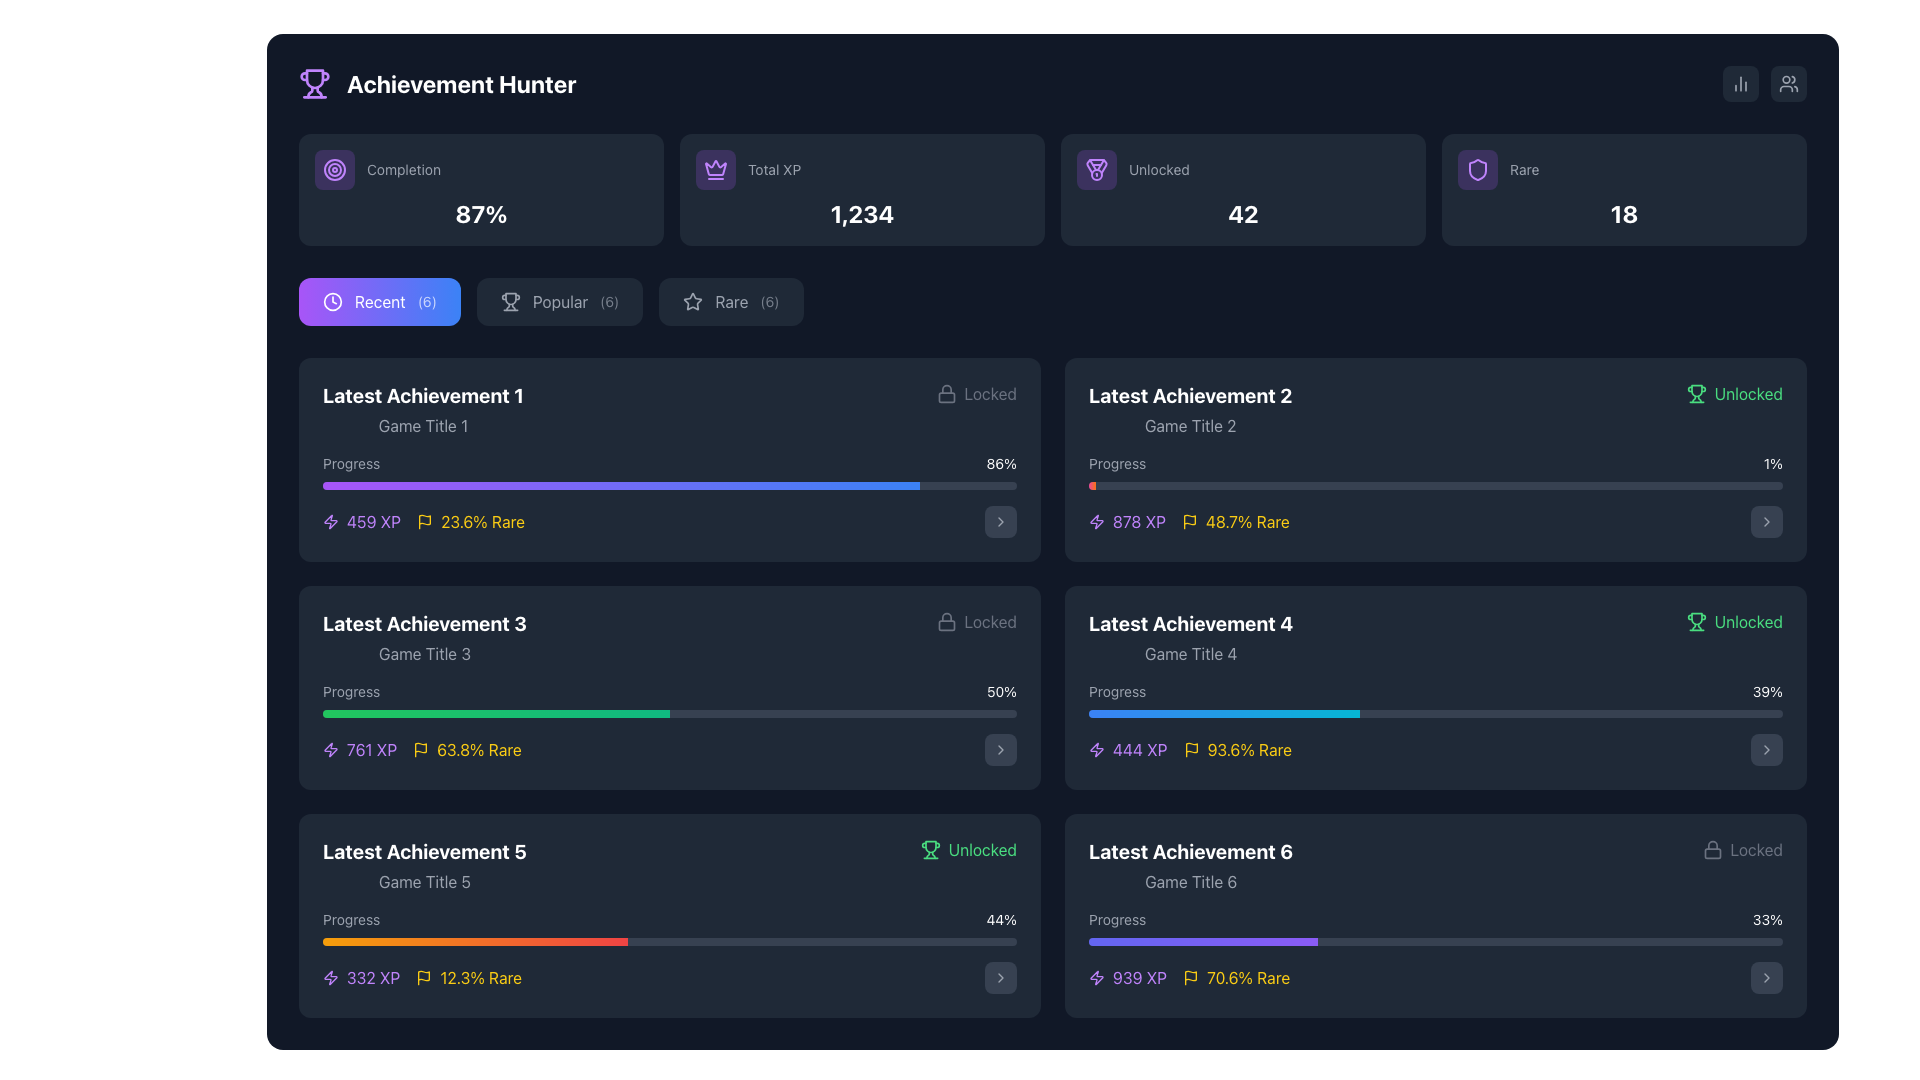  I want to click on the progress visually on the Progress bar located in the 'Latest Achievement 5' section, beneath the progress label showing '44%', so click(670, 941).